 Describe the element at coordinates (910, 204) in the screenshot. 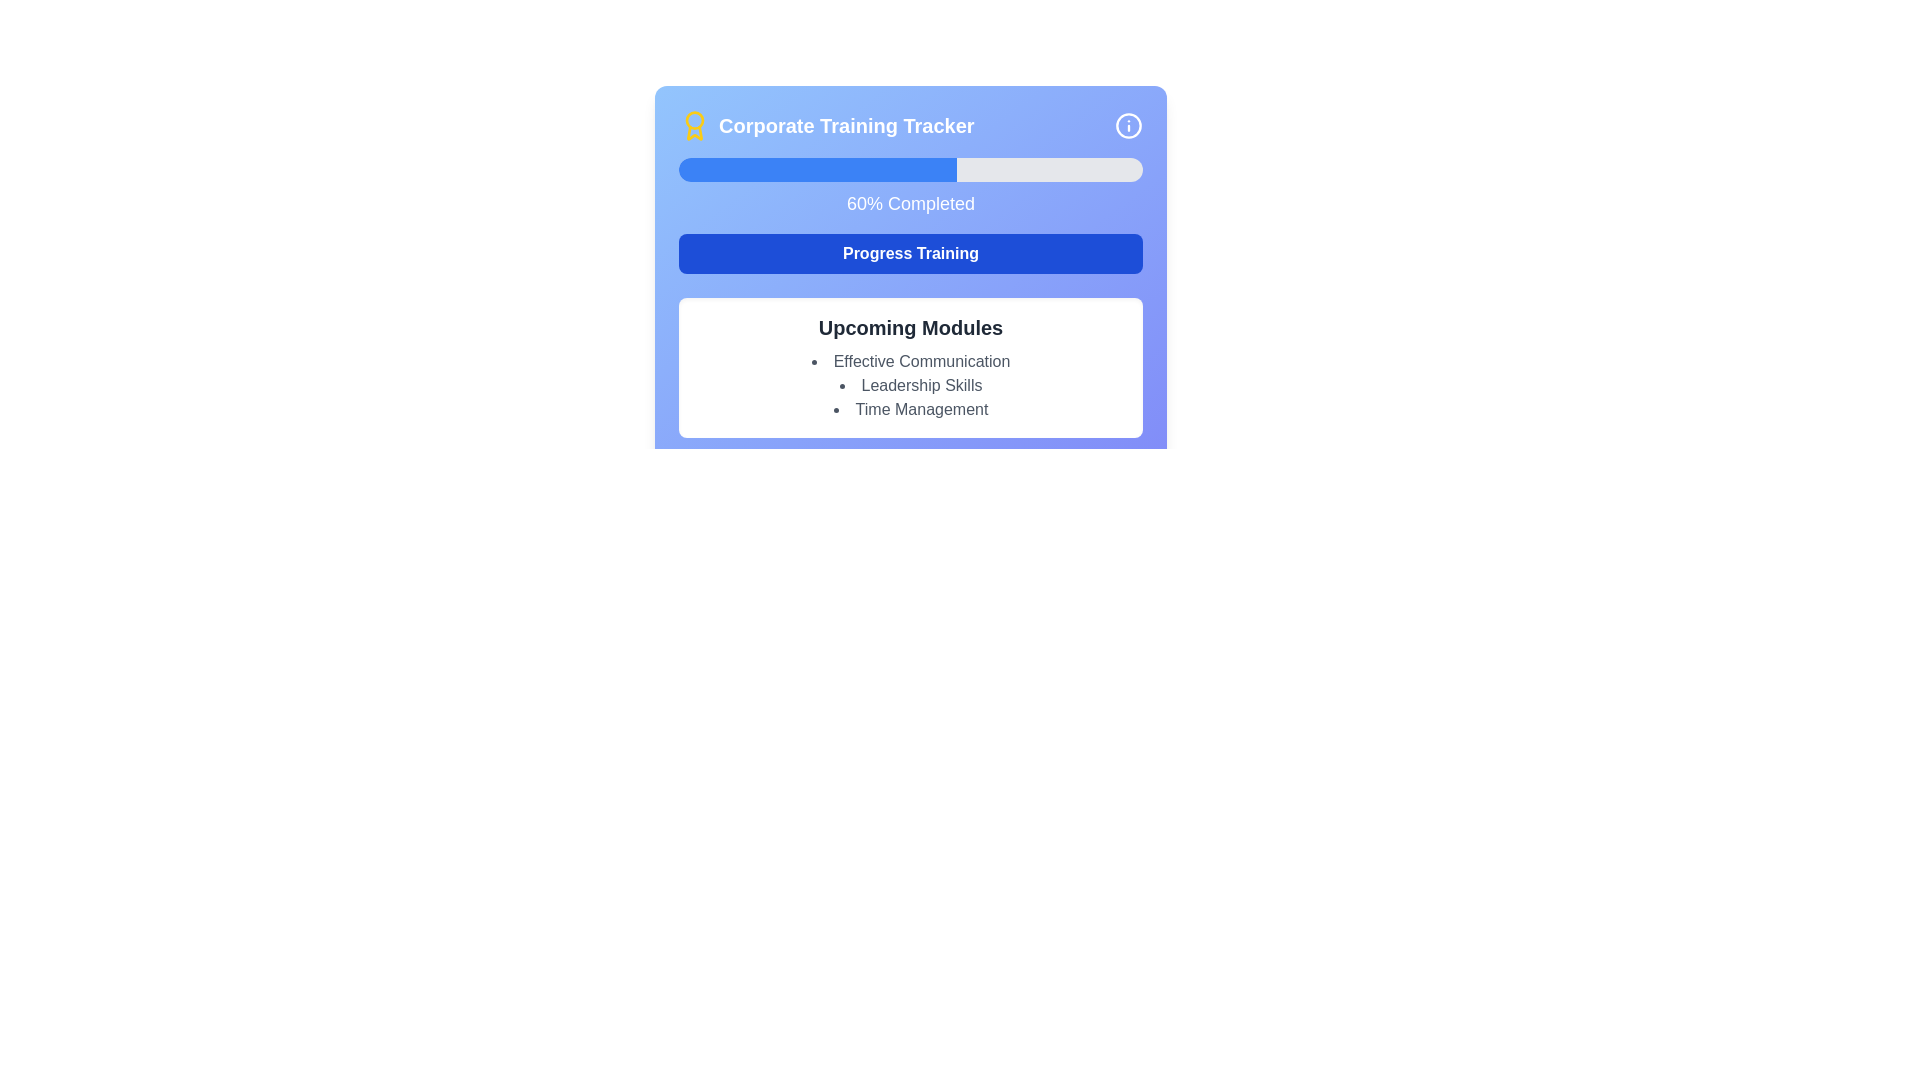

I see `the Text Label that displays the progress percentage within the 'Corporate Training Tracker' card layout, positioned between the progress bar and the 'Progress Training' button` at that location.